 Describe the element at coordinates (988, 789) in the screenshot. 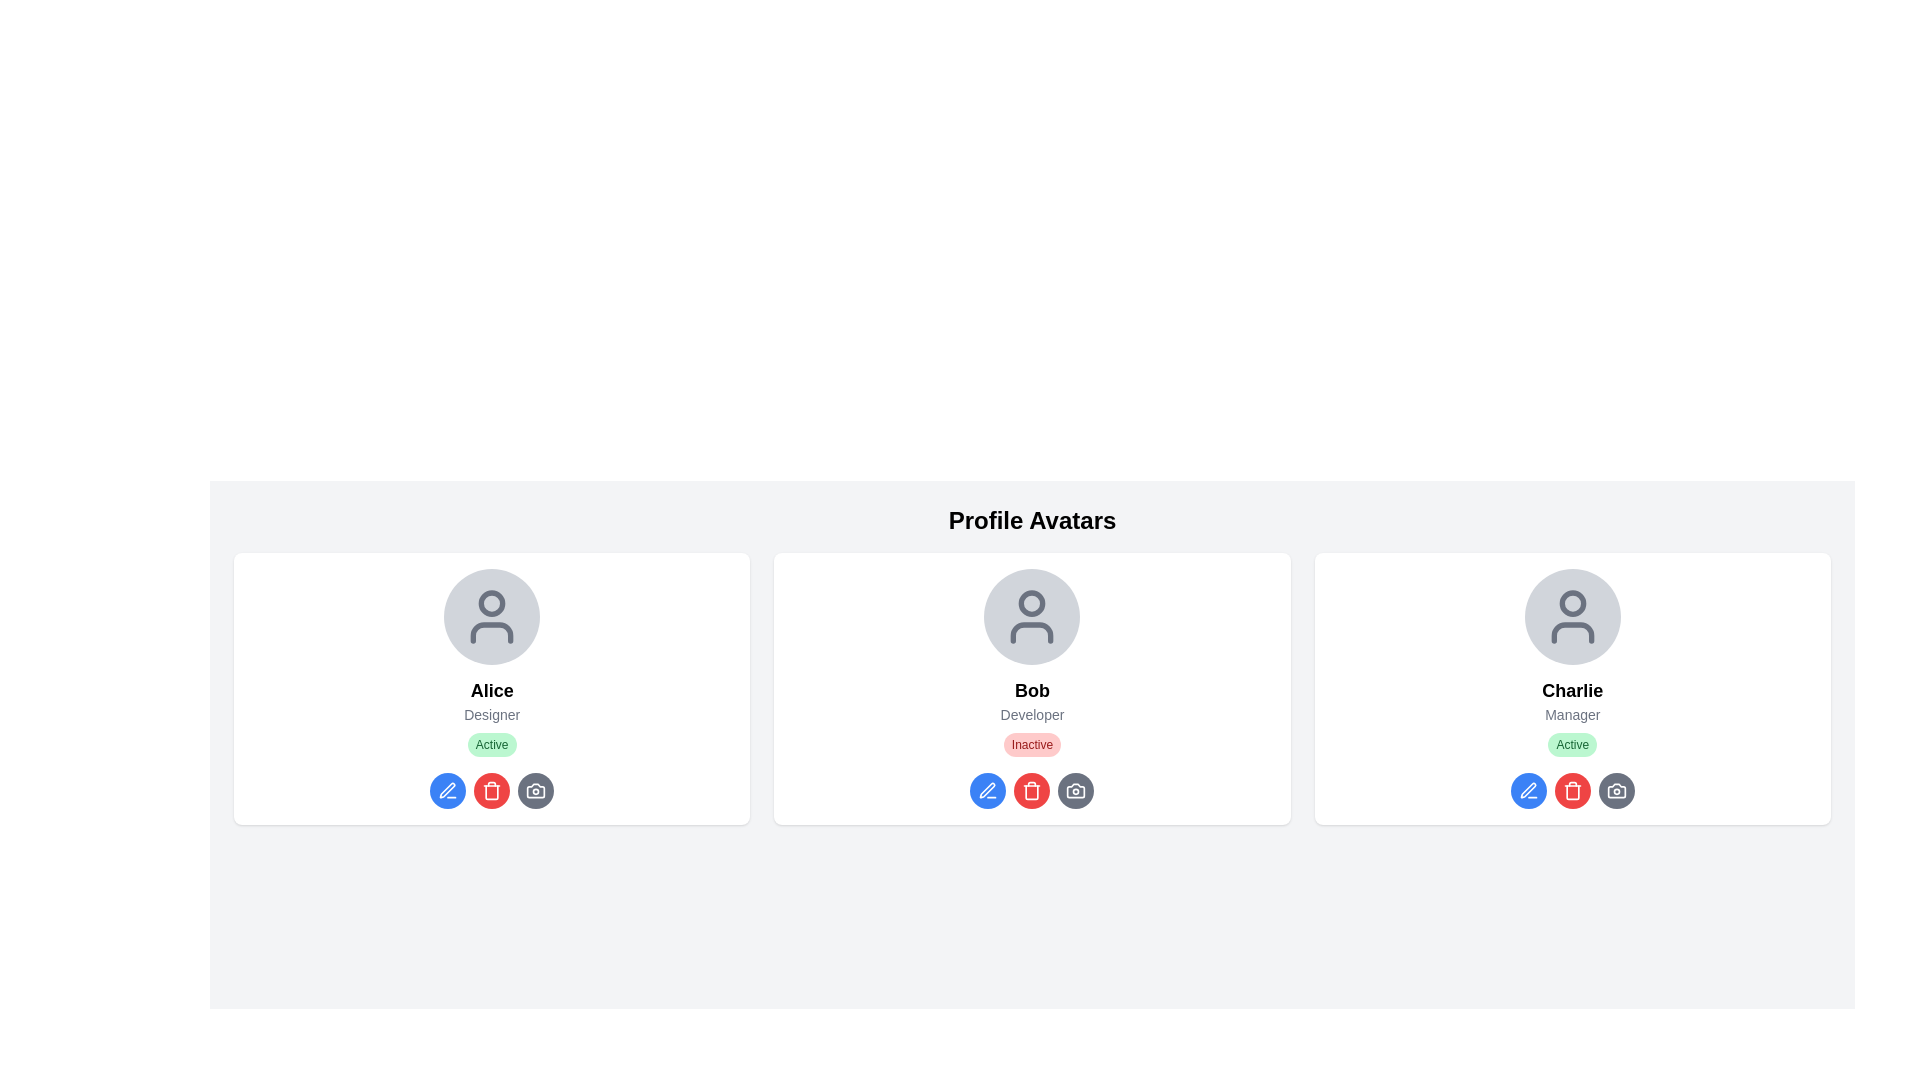

I see `the edit icon represented by an SVG graphic located in the bottom left section of the user profile card` at that location.